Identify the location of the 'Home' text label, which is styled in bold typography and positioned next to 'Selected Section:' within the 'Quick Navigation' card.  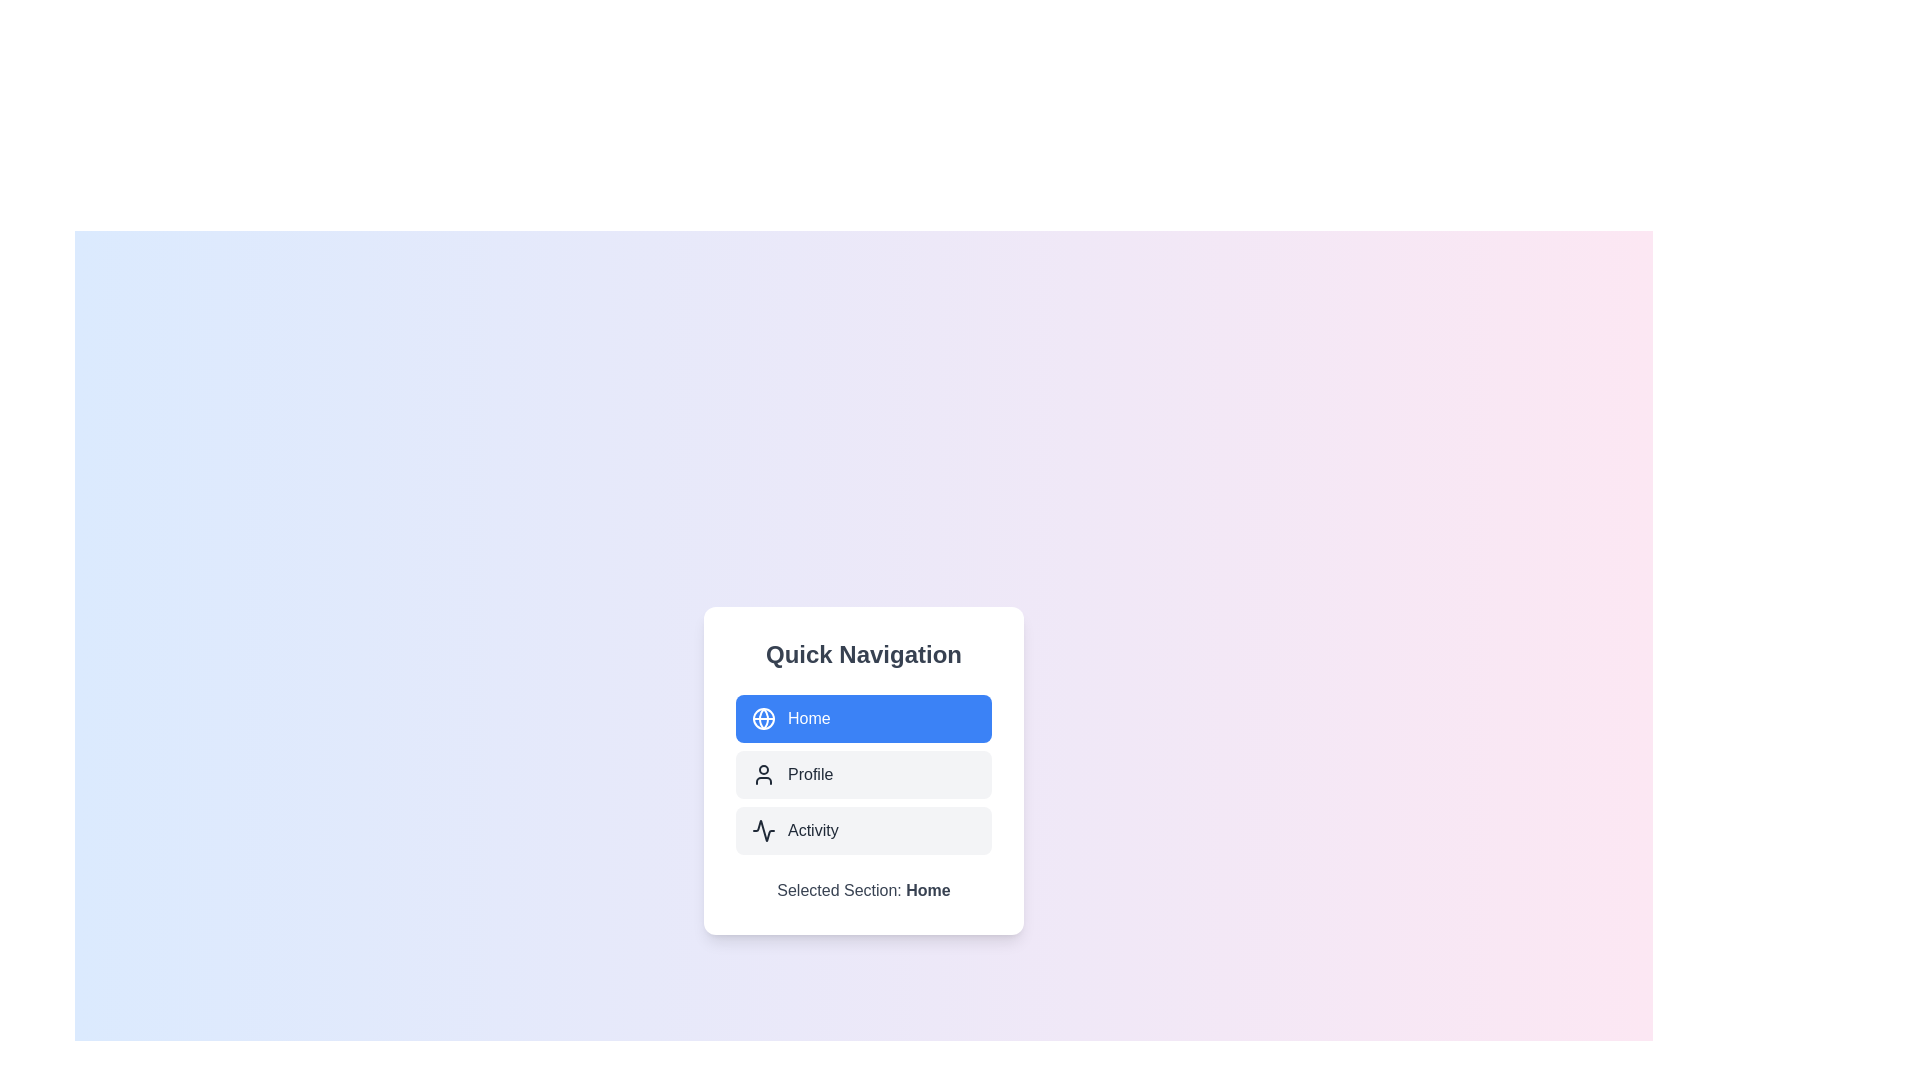
(927, 889).